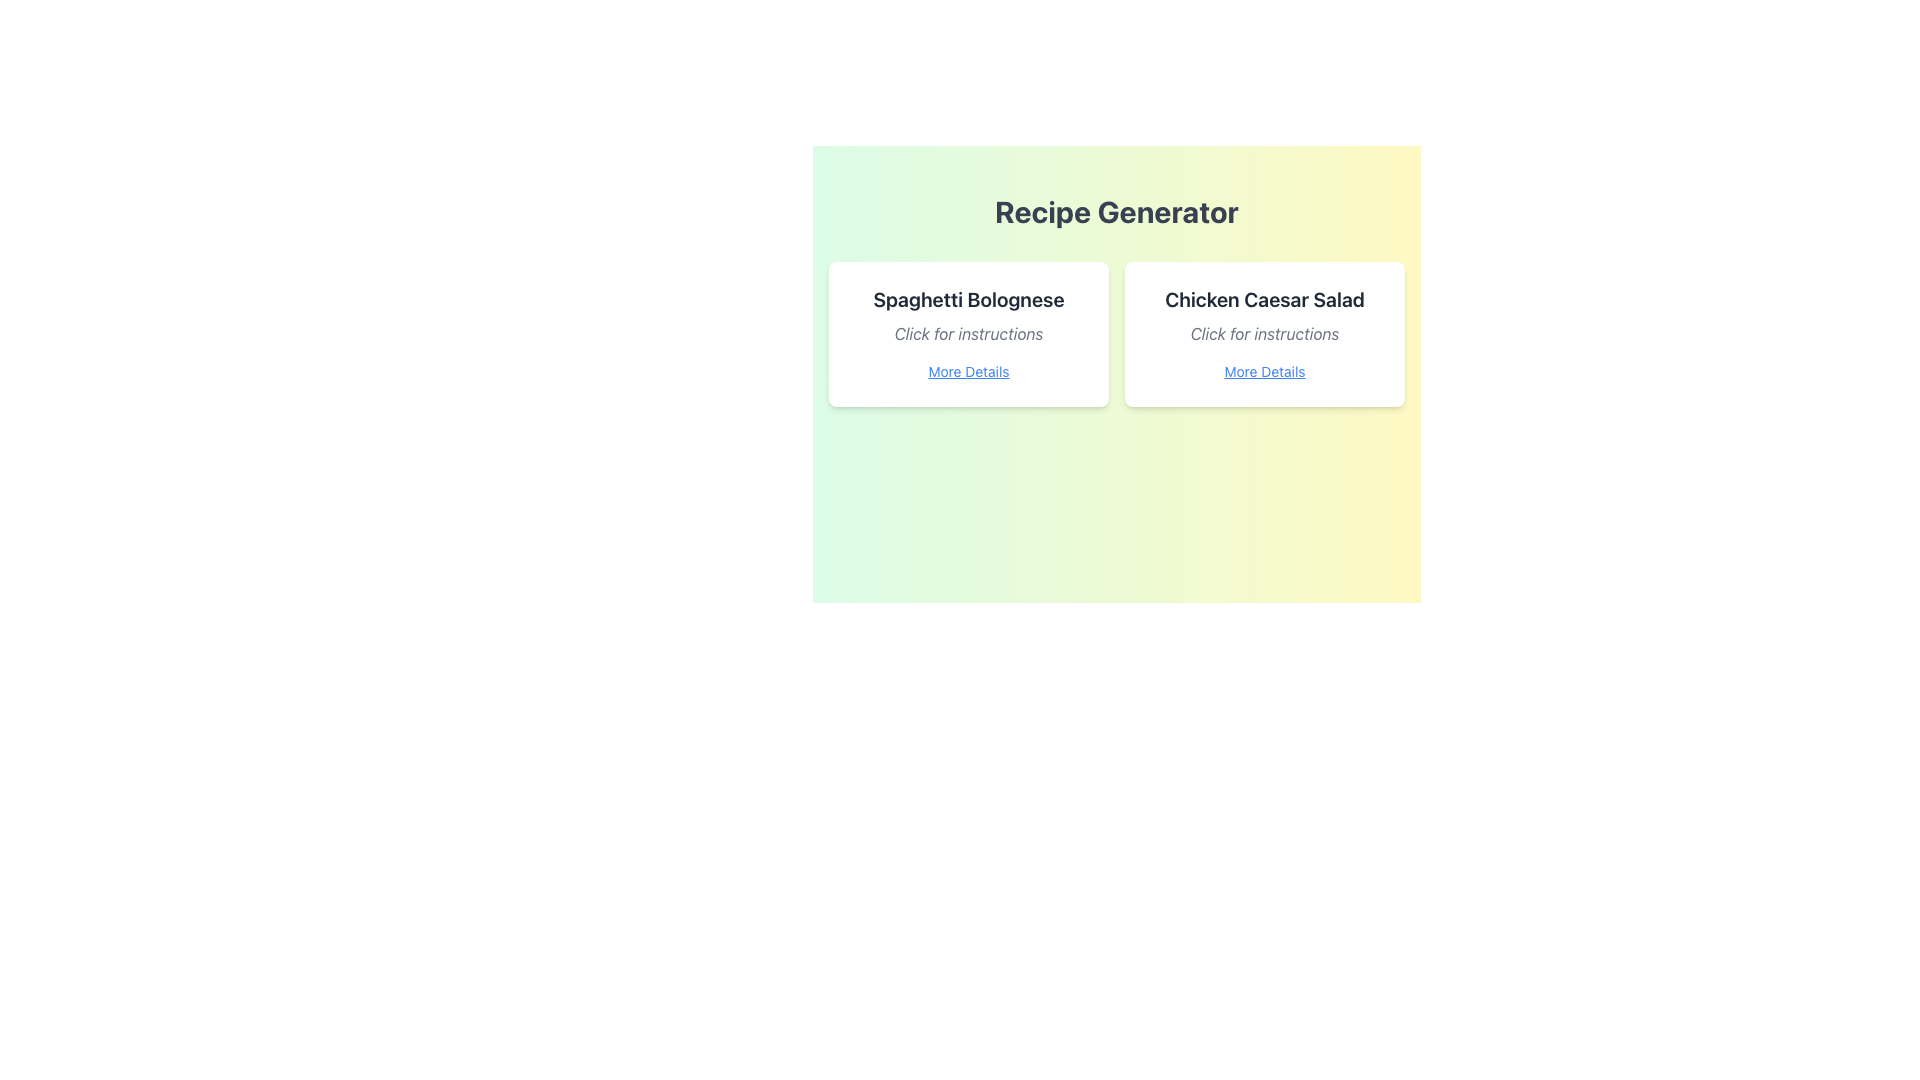  I want to click on the text snippet styled in italic and gray color displaying 'Click for instructions', which is located under the heading 'Chicken Caesar Salad' and above the link 'More Details', so click(1264, 333).